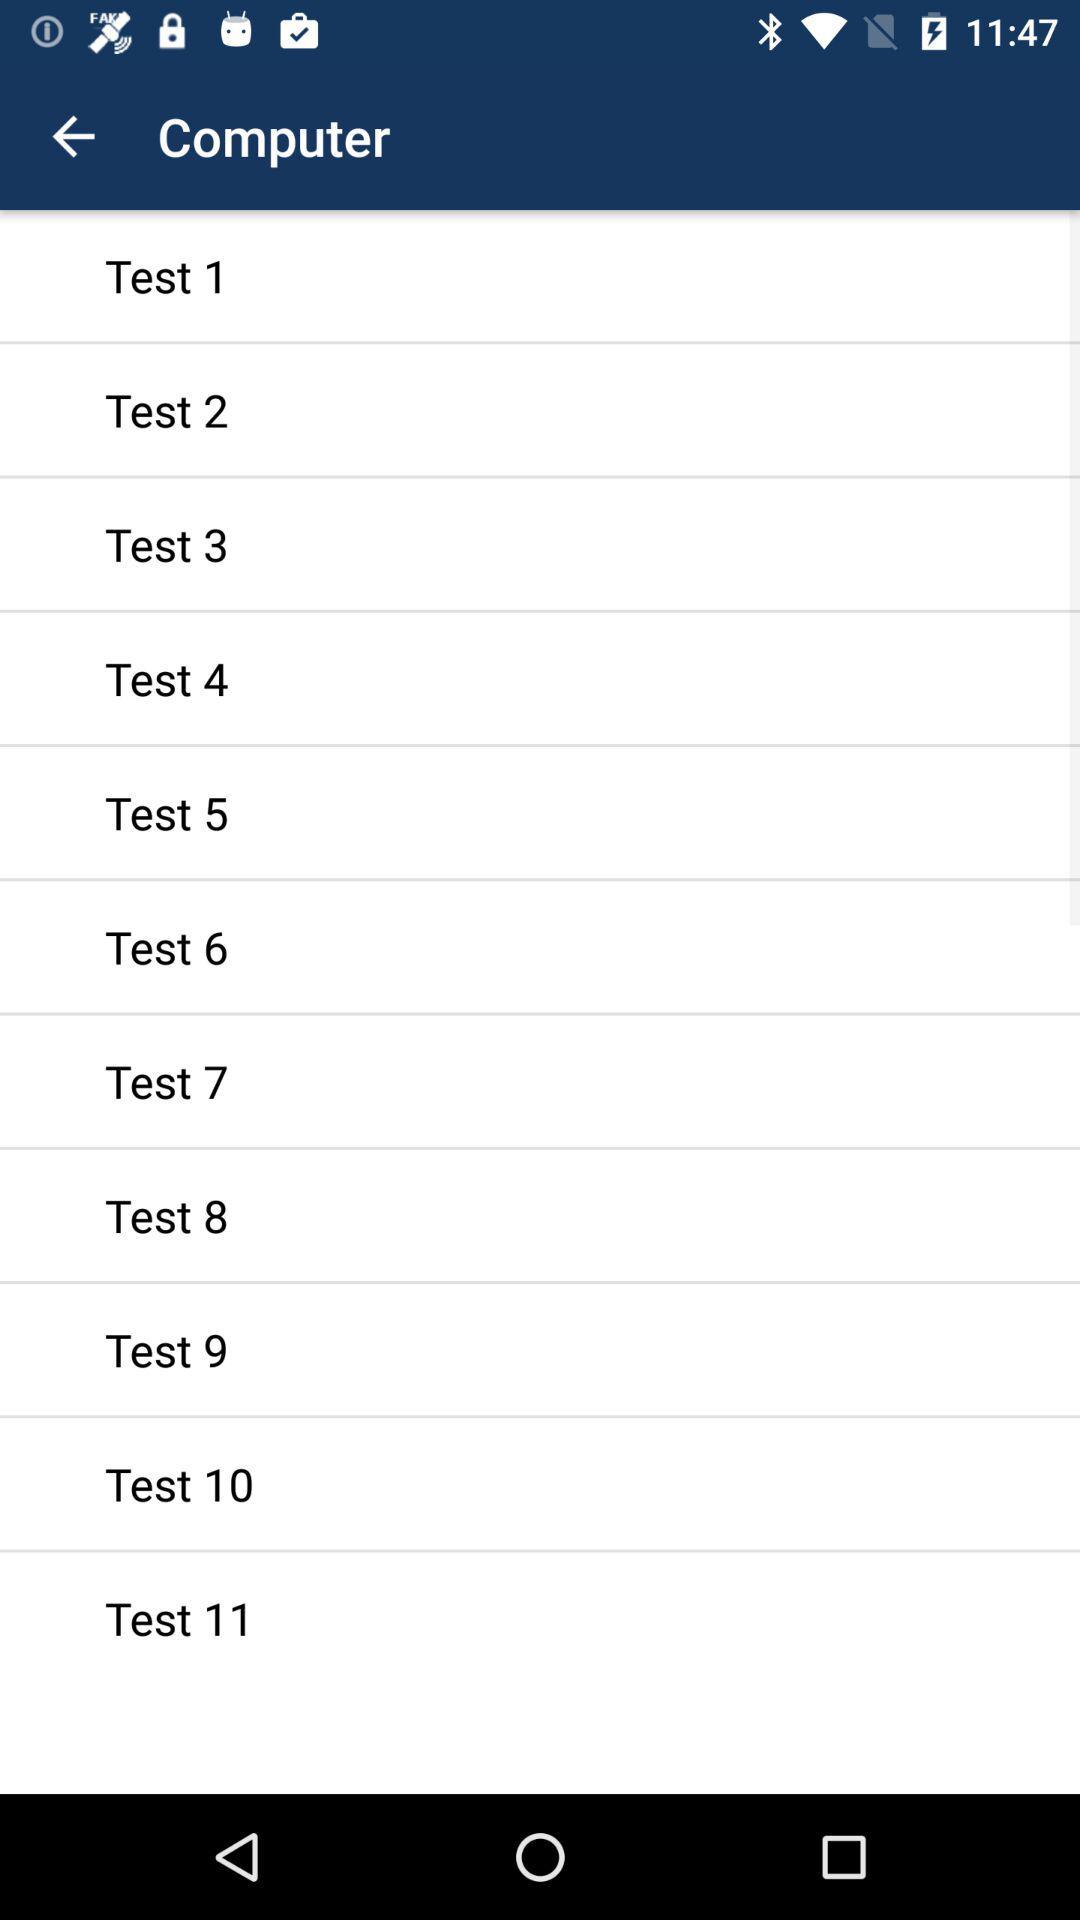 This screenshot has width=1080, height=1920. I want to click on icon above the test 11 item, so click(540, 1483).